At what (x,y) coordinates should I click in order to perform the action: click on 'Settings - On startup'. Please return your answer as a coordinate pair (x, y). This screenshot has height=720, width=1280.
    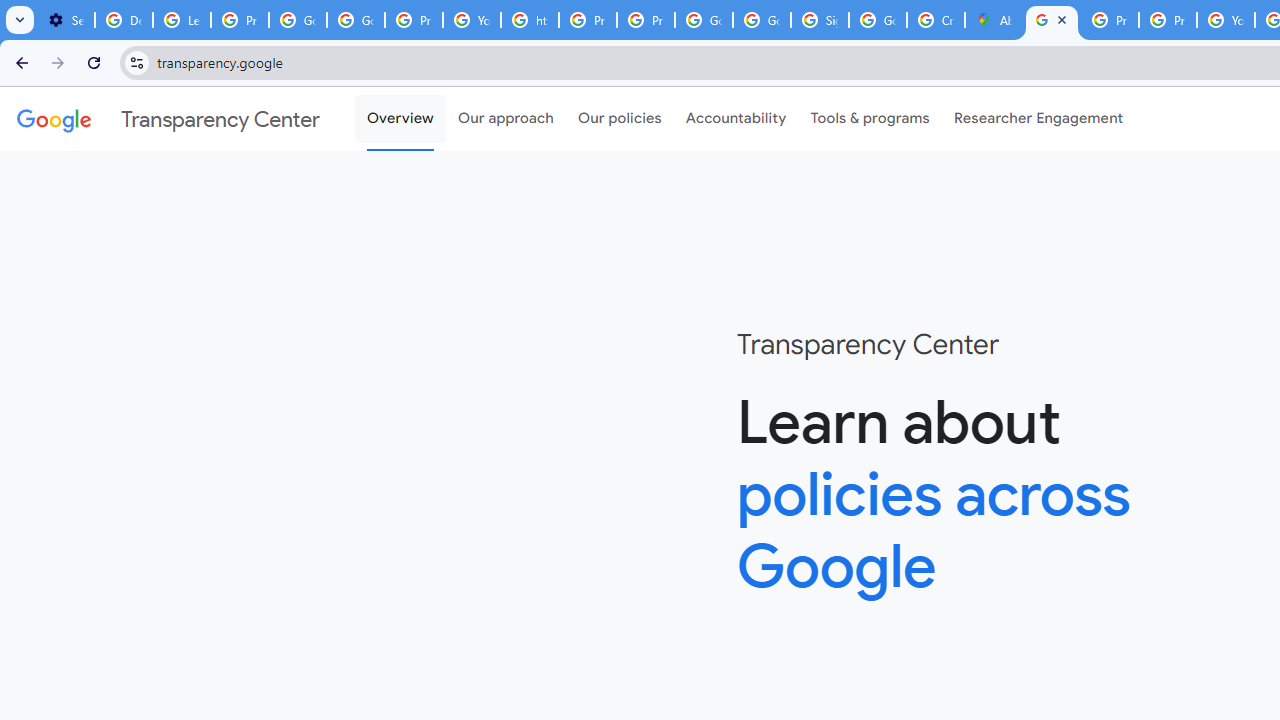
    Looking at the image, I should click on (65, 20).